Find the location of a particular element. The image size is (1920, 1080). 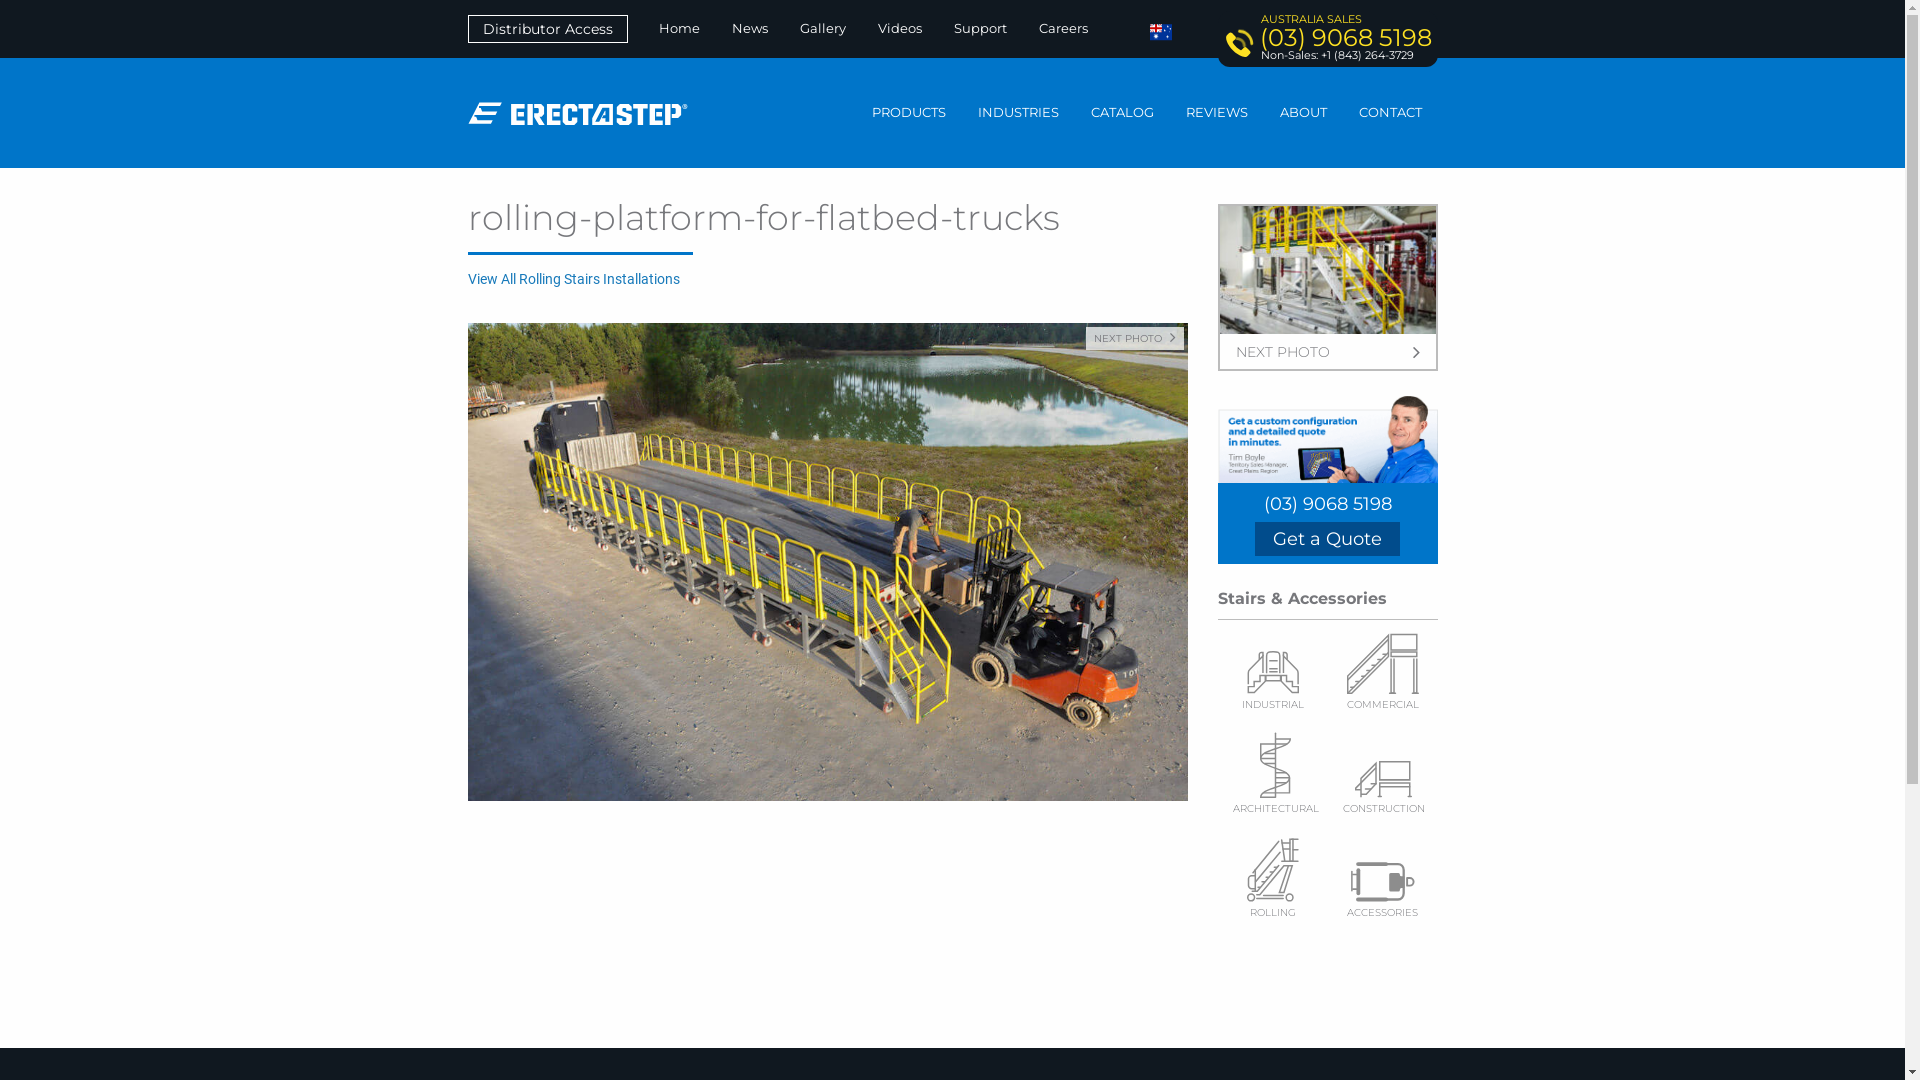

'PRODUCTS' is located at coordinates (907, 112).